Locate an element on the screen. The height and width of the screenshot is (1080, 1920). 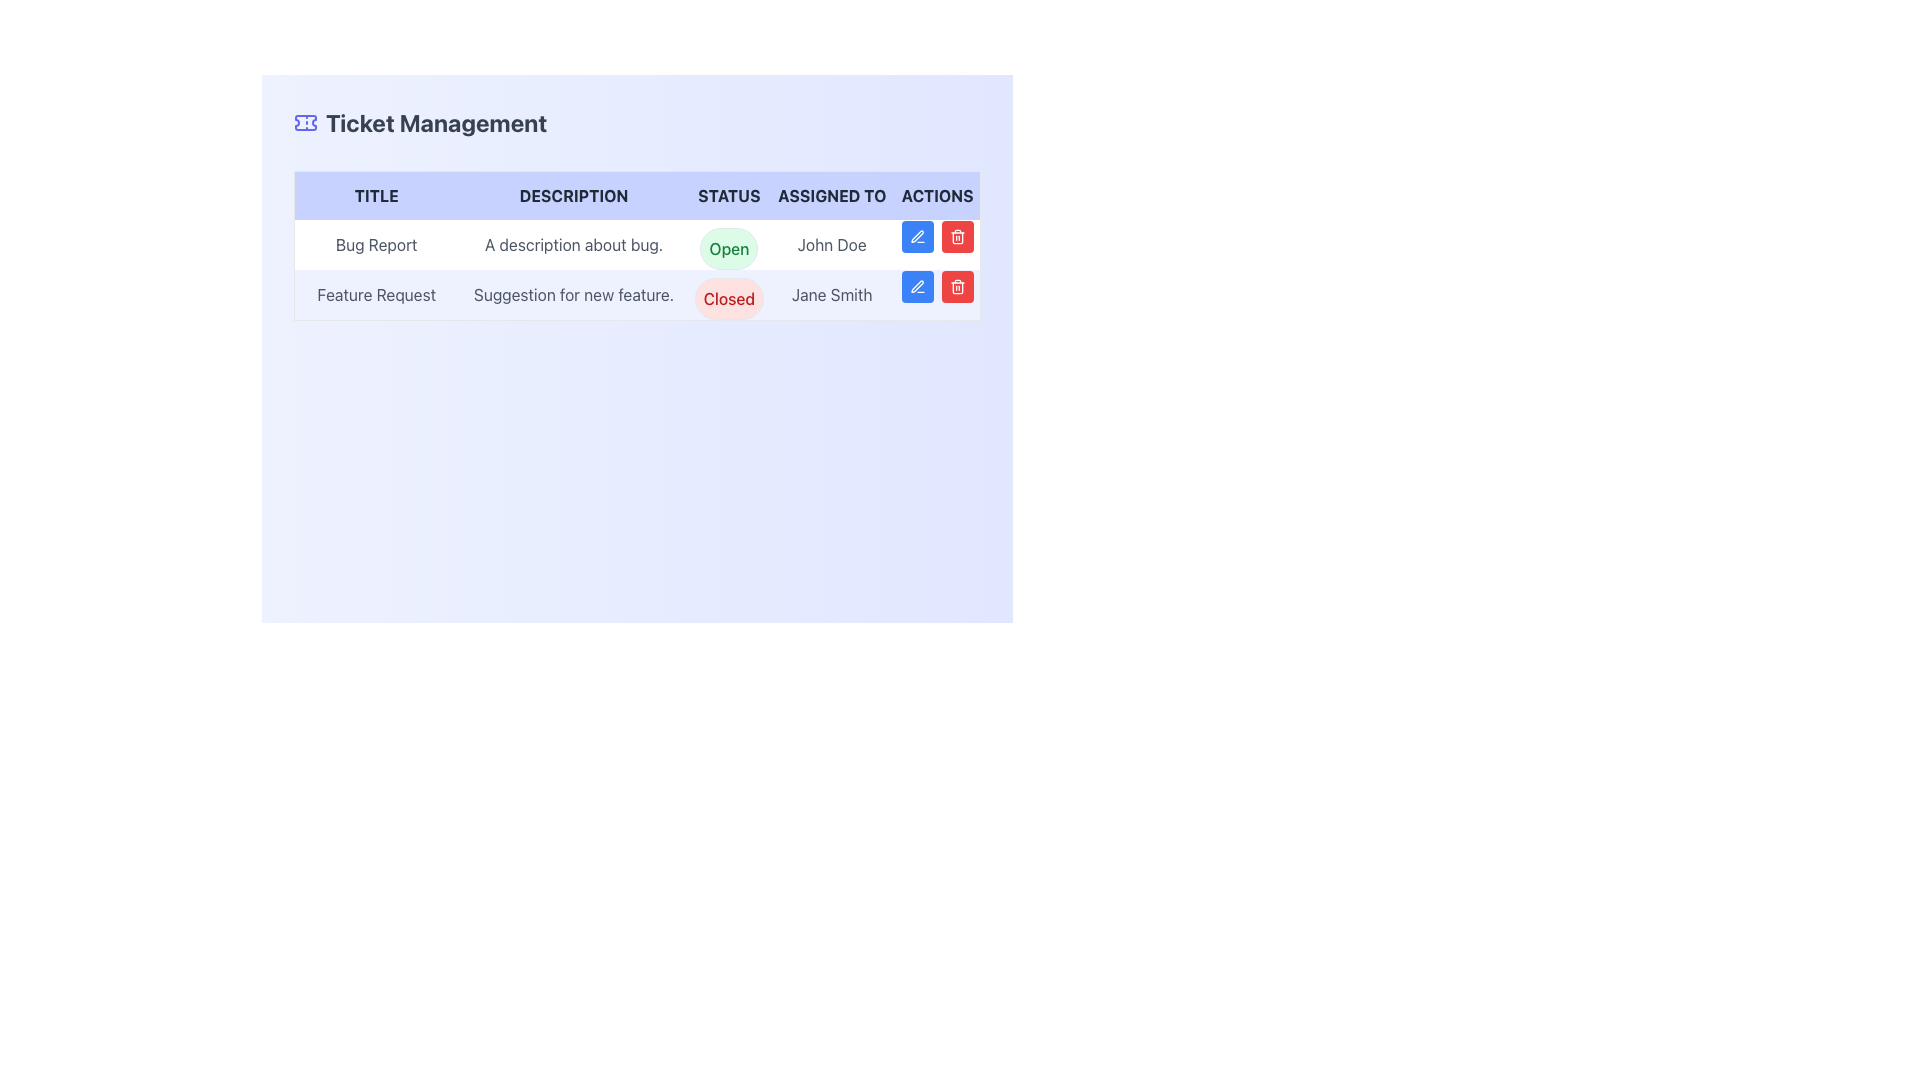
the edit button SVG icon located in the 'Actions' column of the second row in the table is located at coordinates (915, 285).